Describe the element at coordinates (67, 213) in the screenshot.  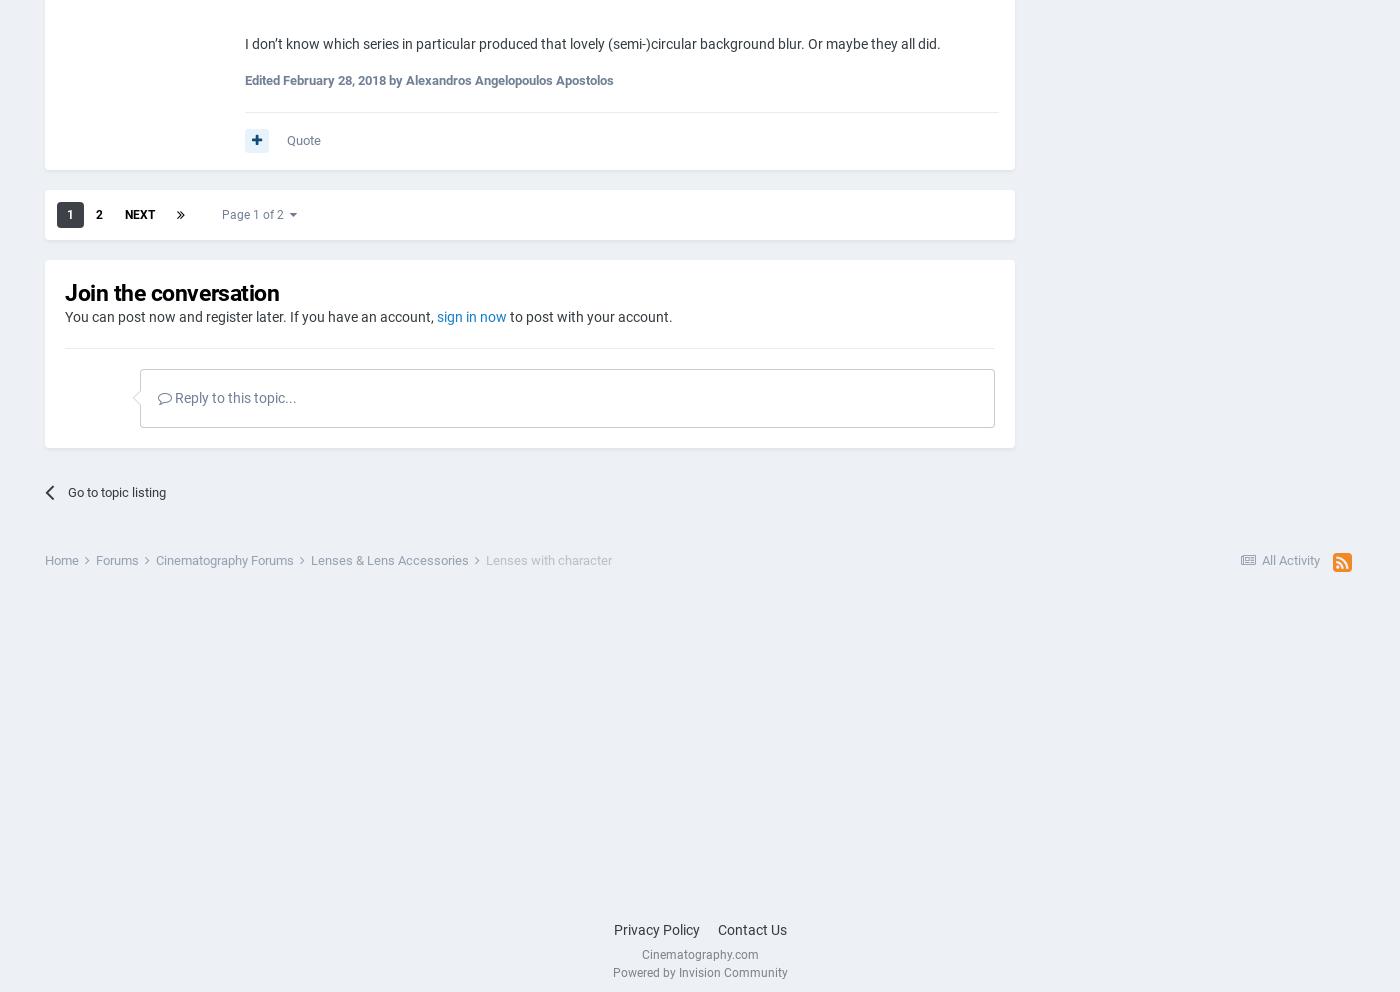
I see `'1'` at that location.